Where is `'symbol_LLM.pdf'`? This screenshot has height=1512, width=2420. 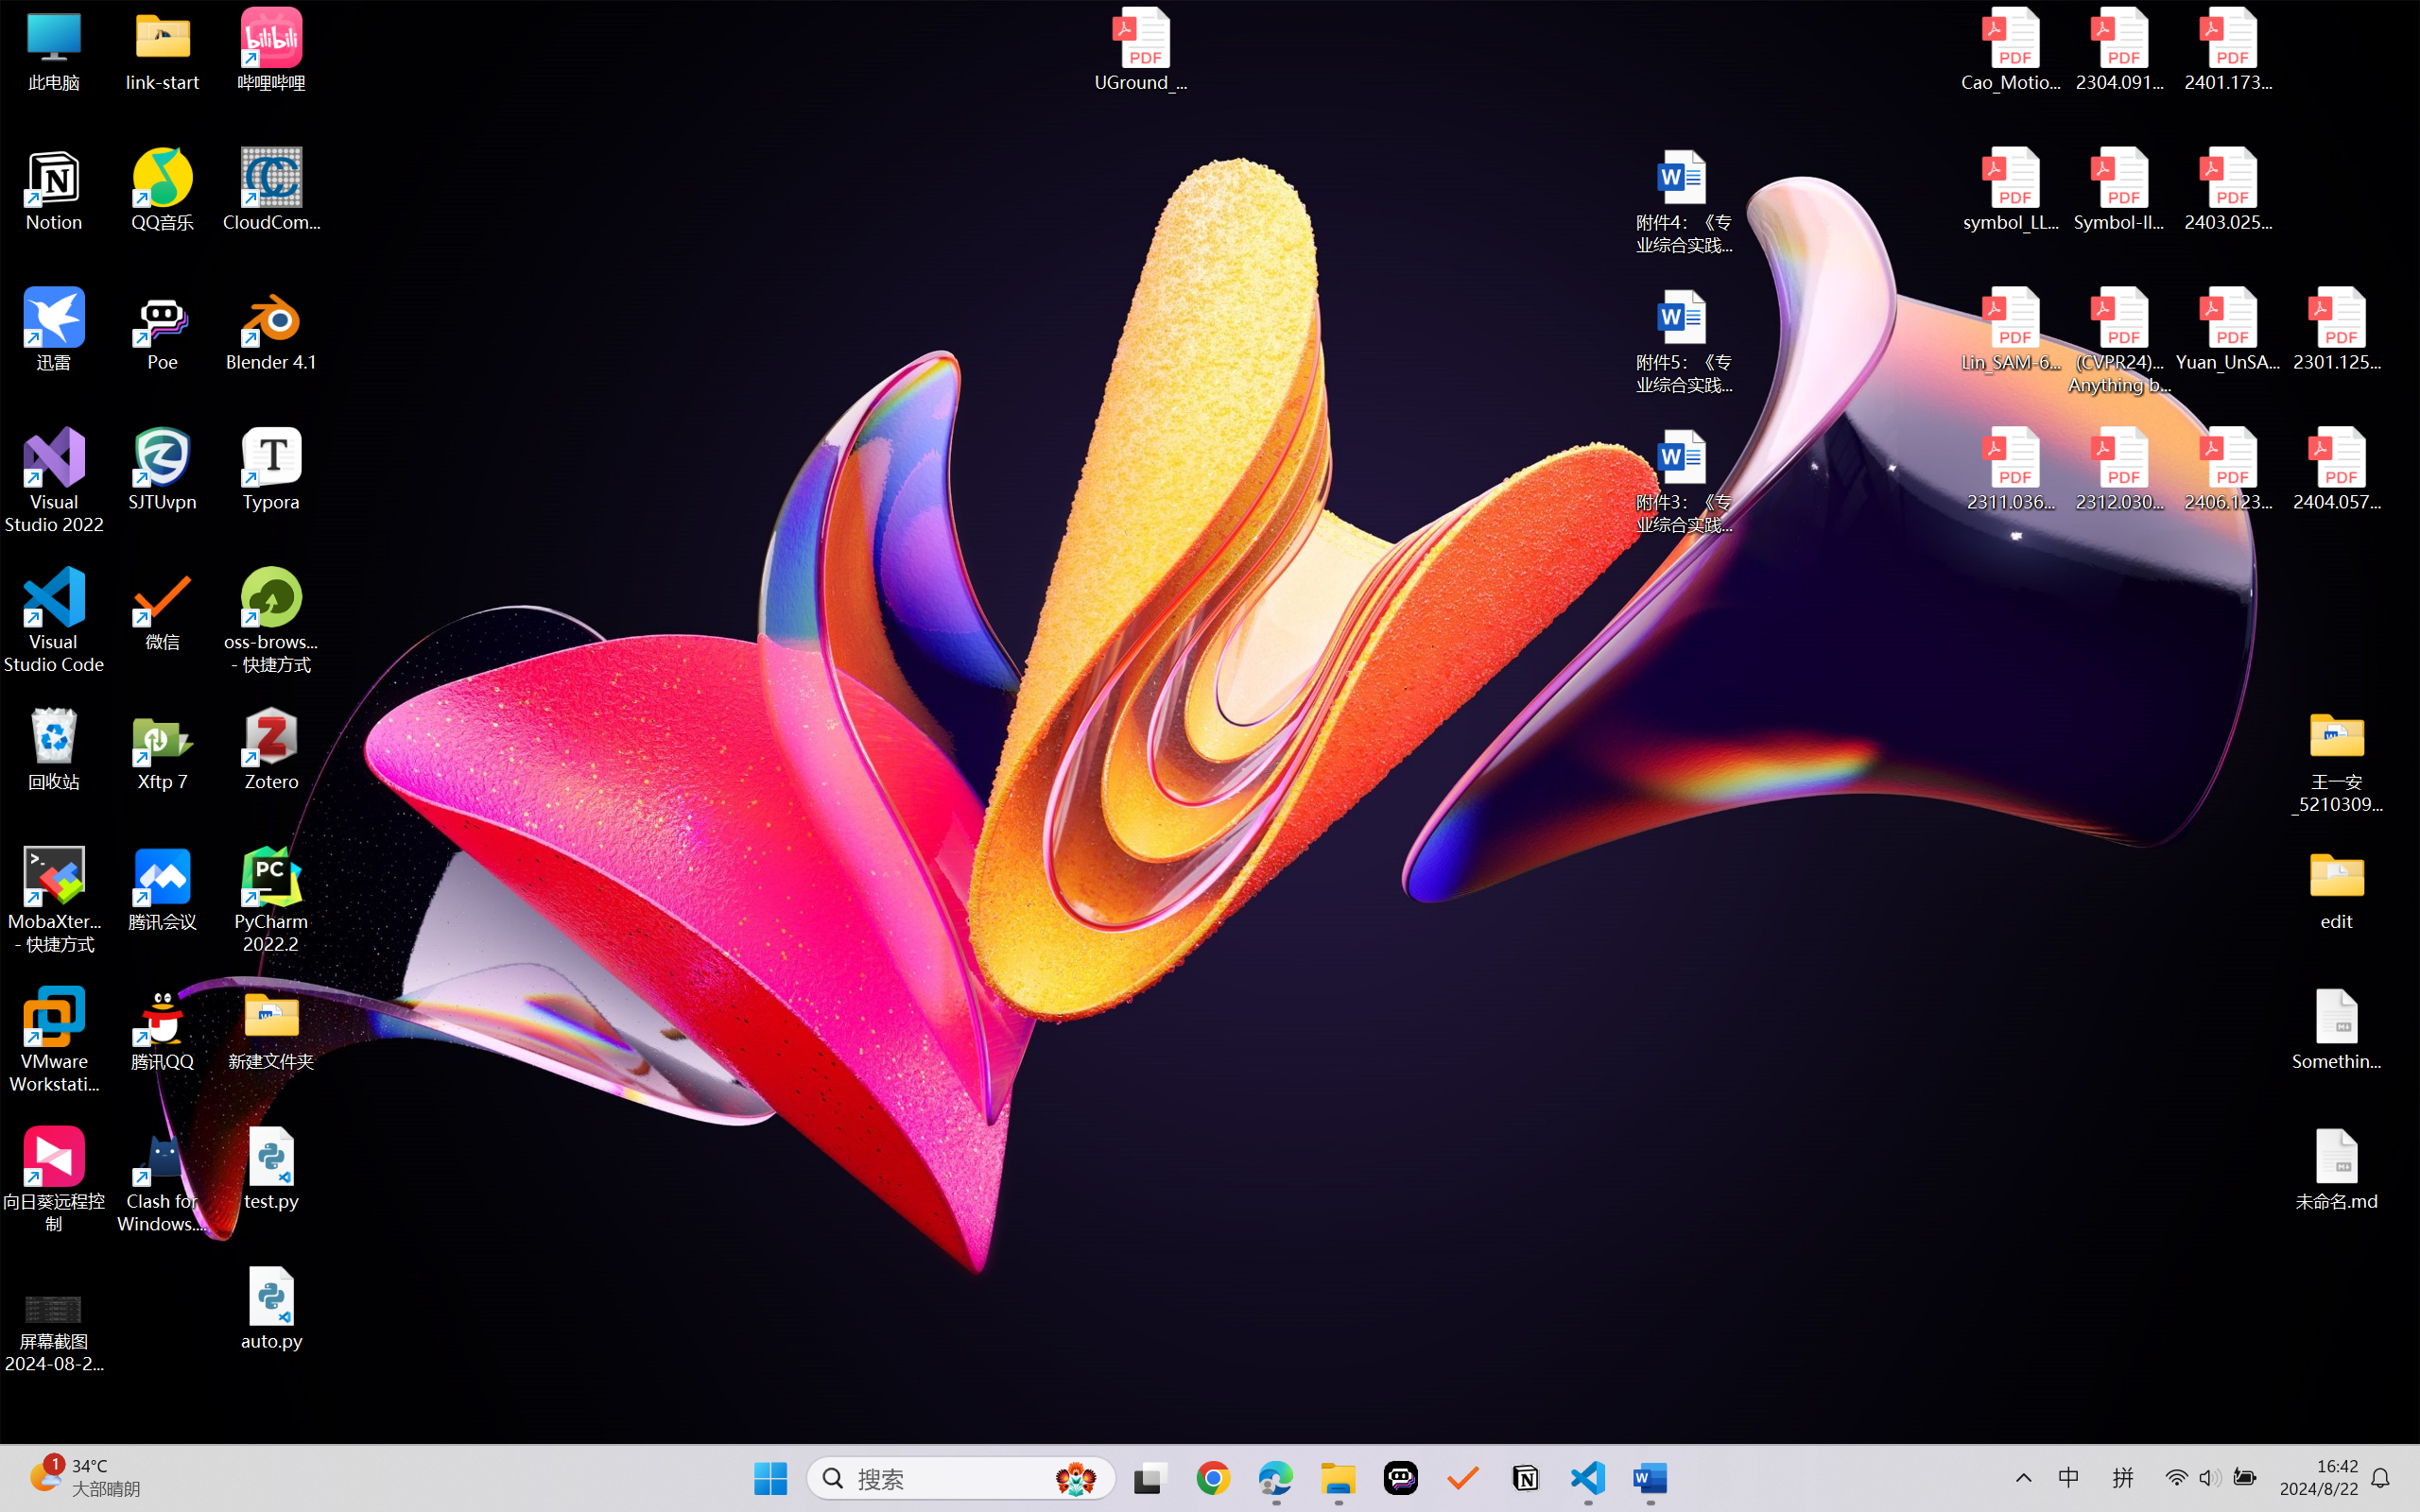 'symbol_LLM.pdf' is located at coordinates (2011, 190).